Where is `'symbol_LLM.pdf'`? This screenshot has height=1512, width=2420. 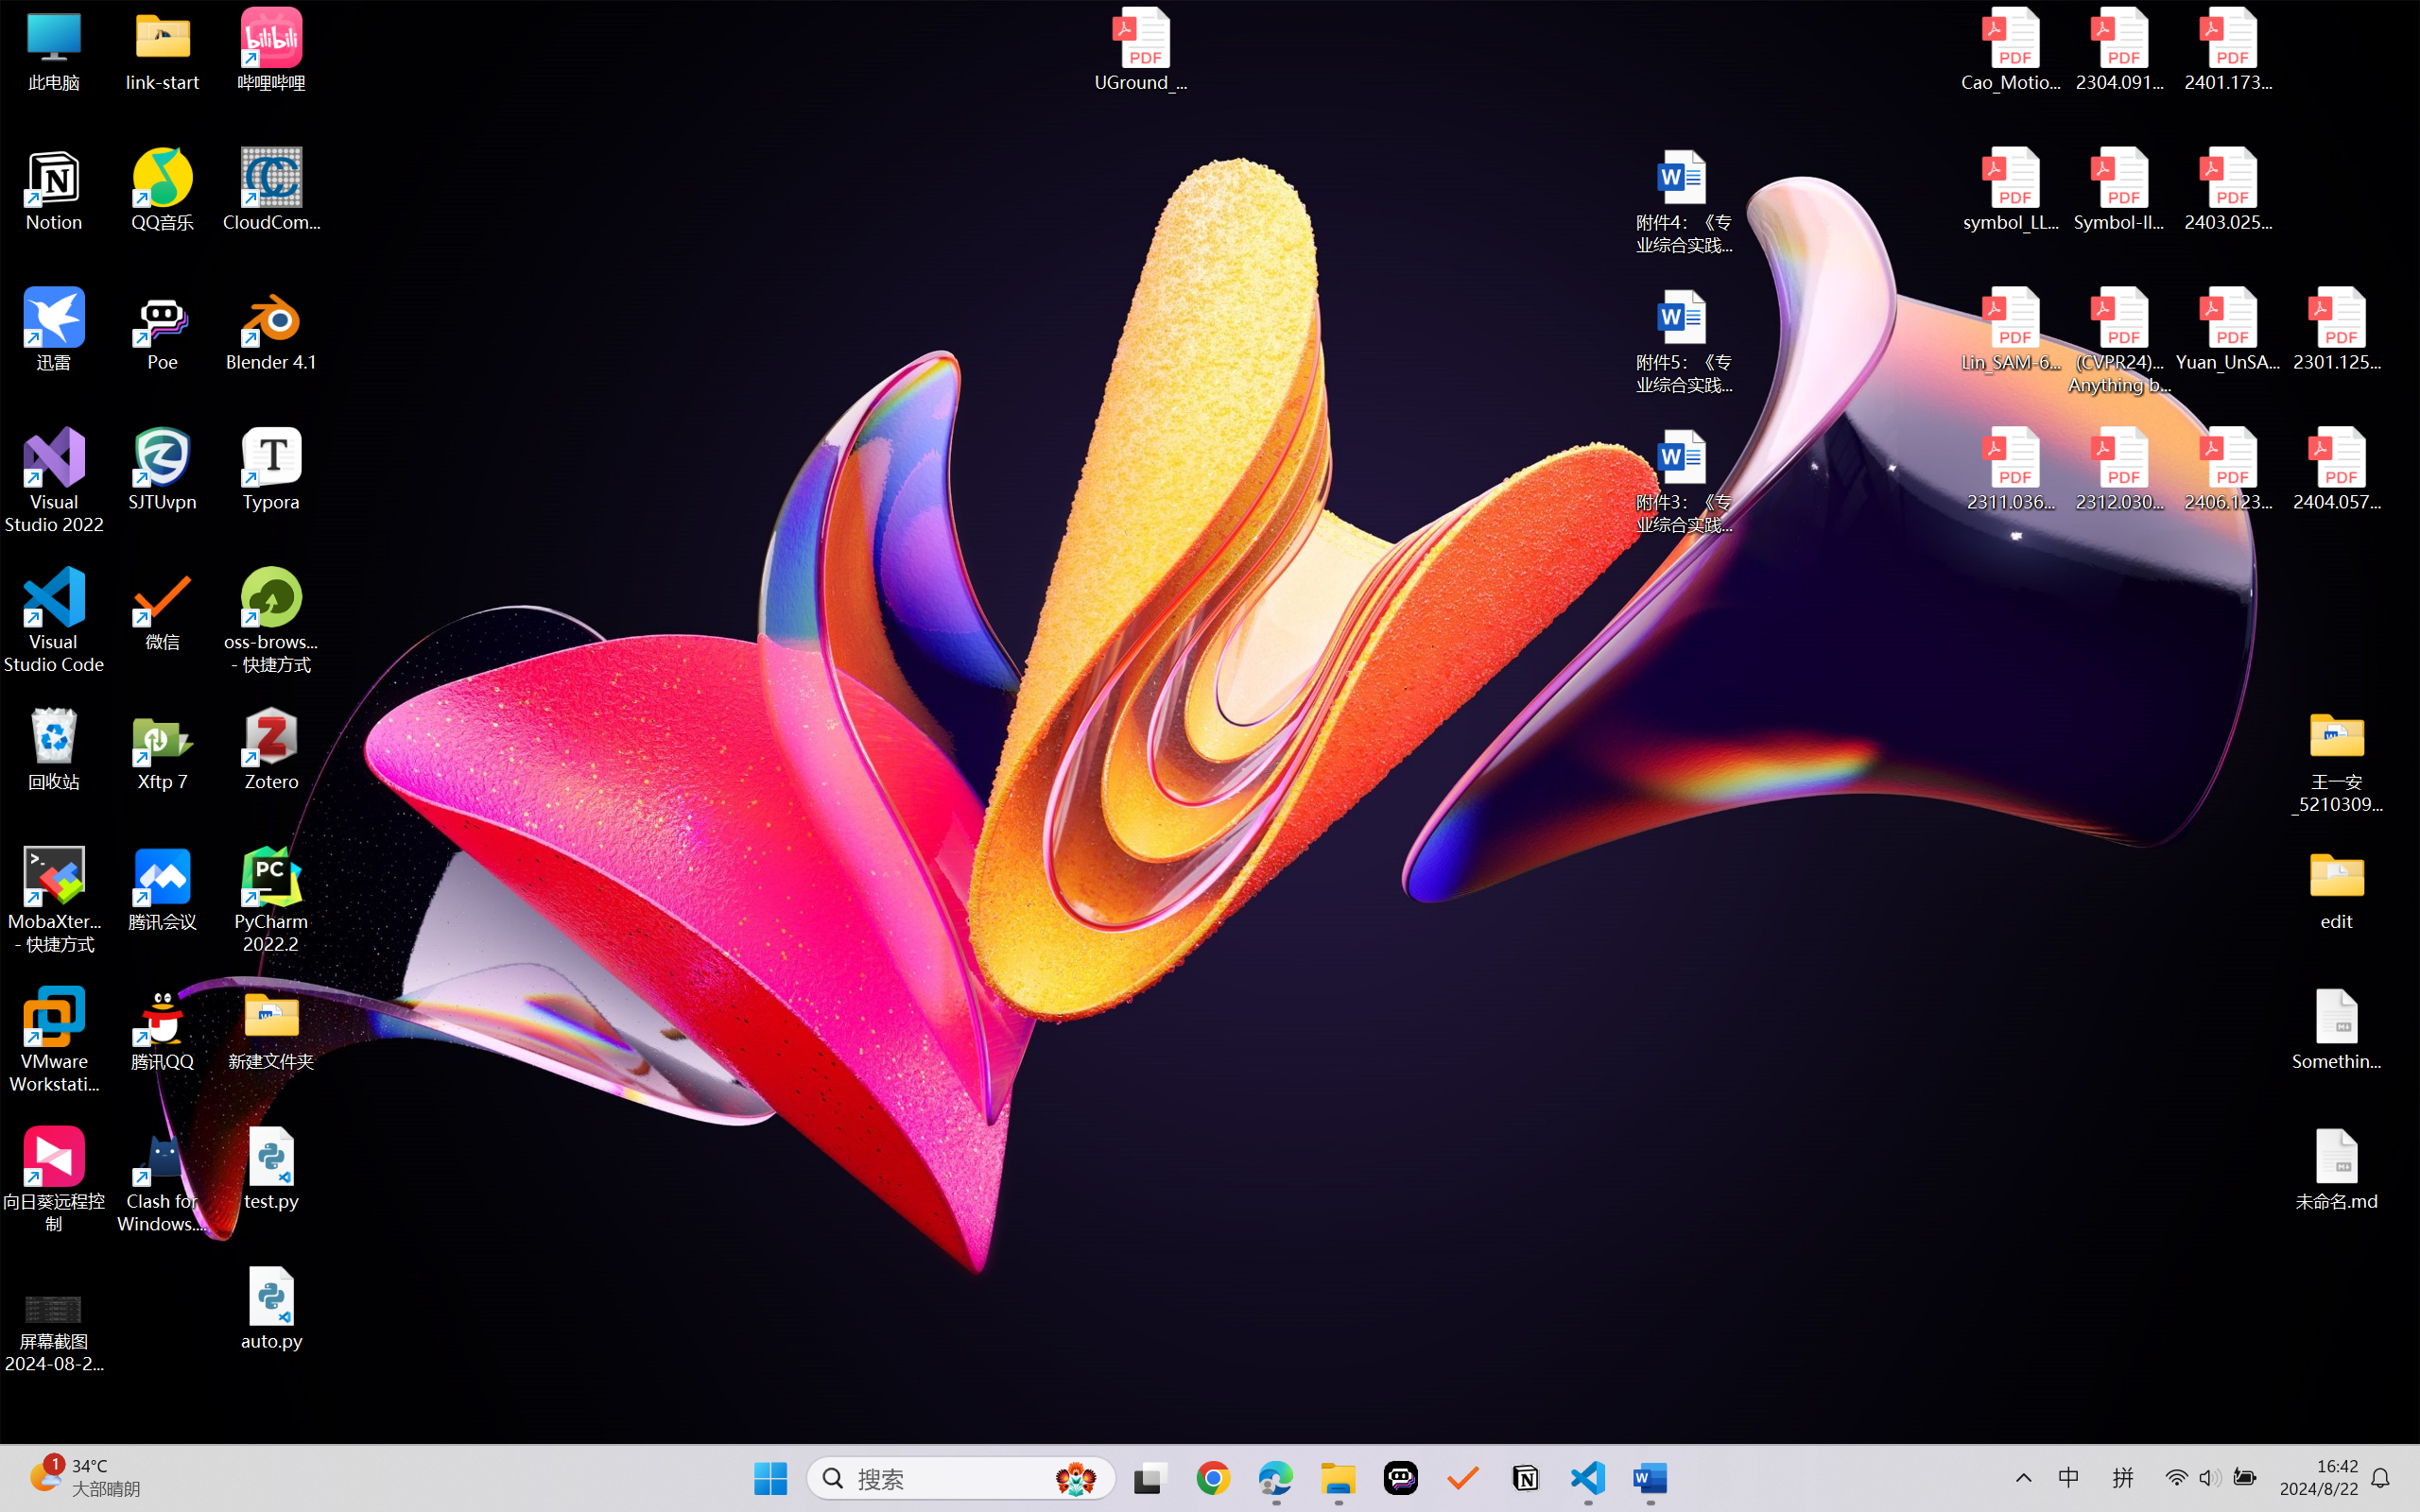 'symbol_LLM.pdf' is located at coordinates (2011, 190).